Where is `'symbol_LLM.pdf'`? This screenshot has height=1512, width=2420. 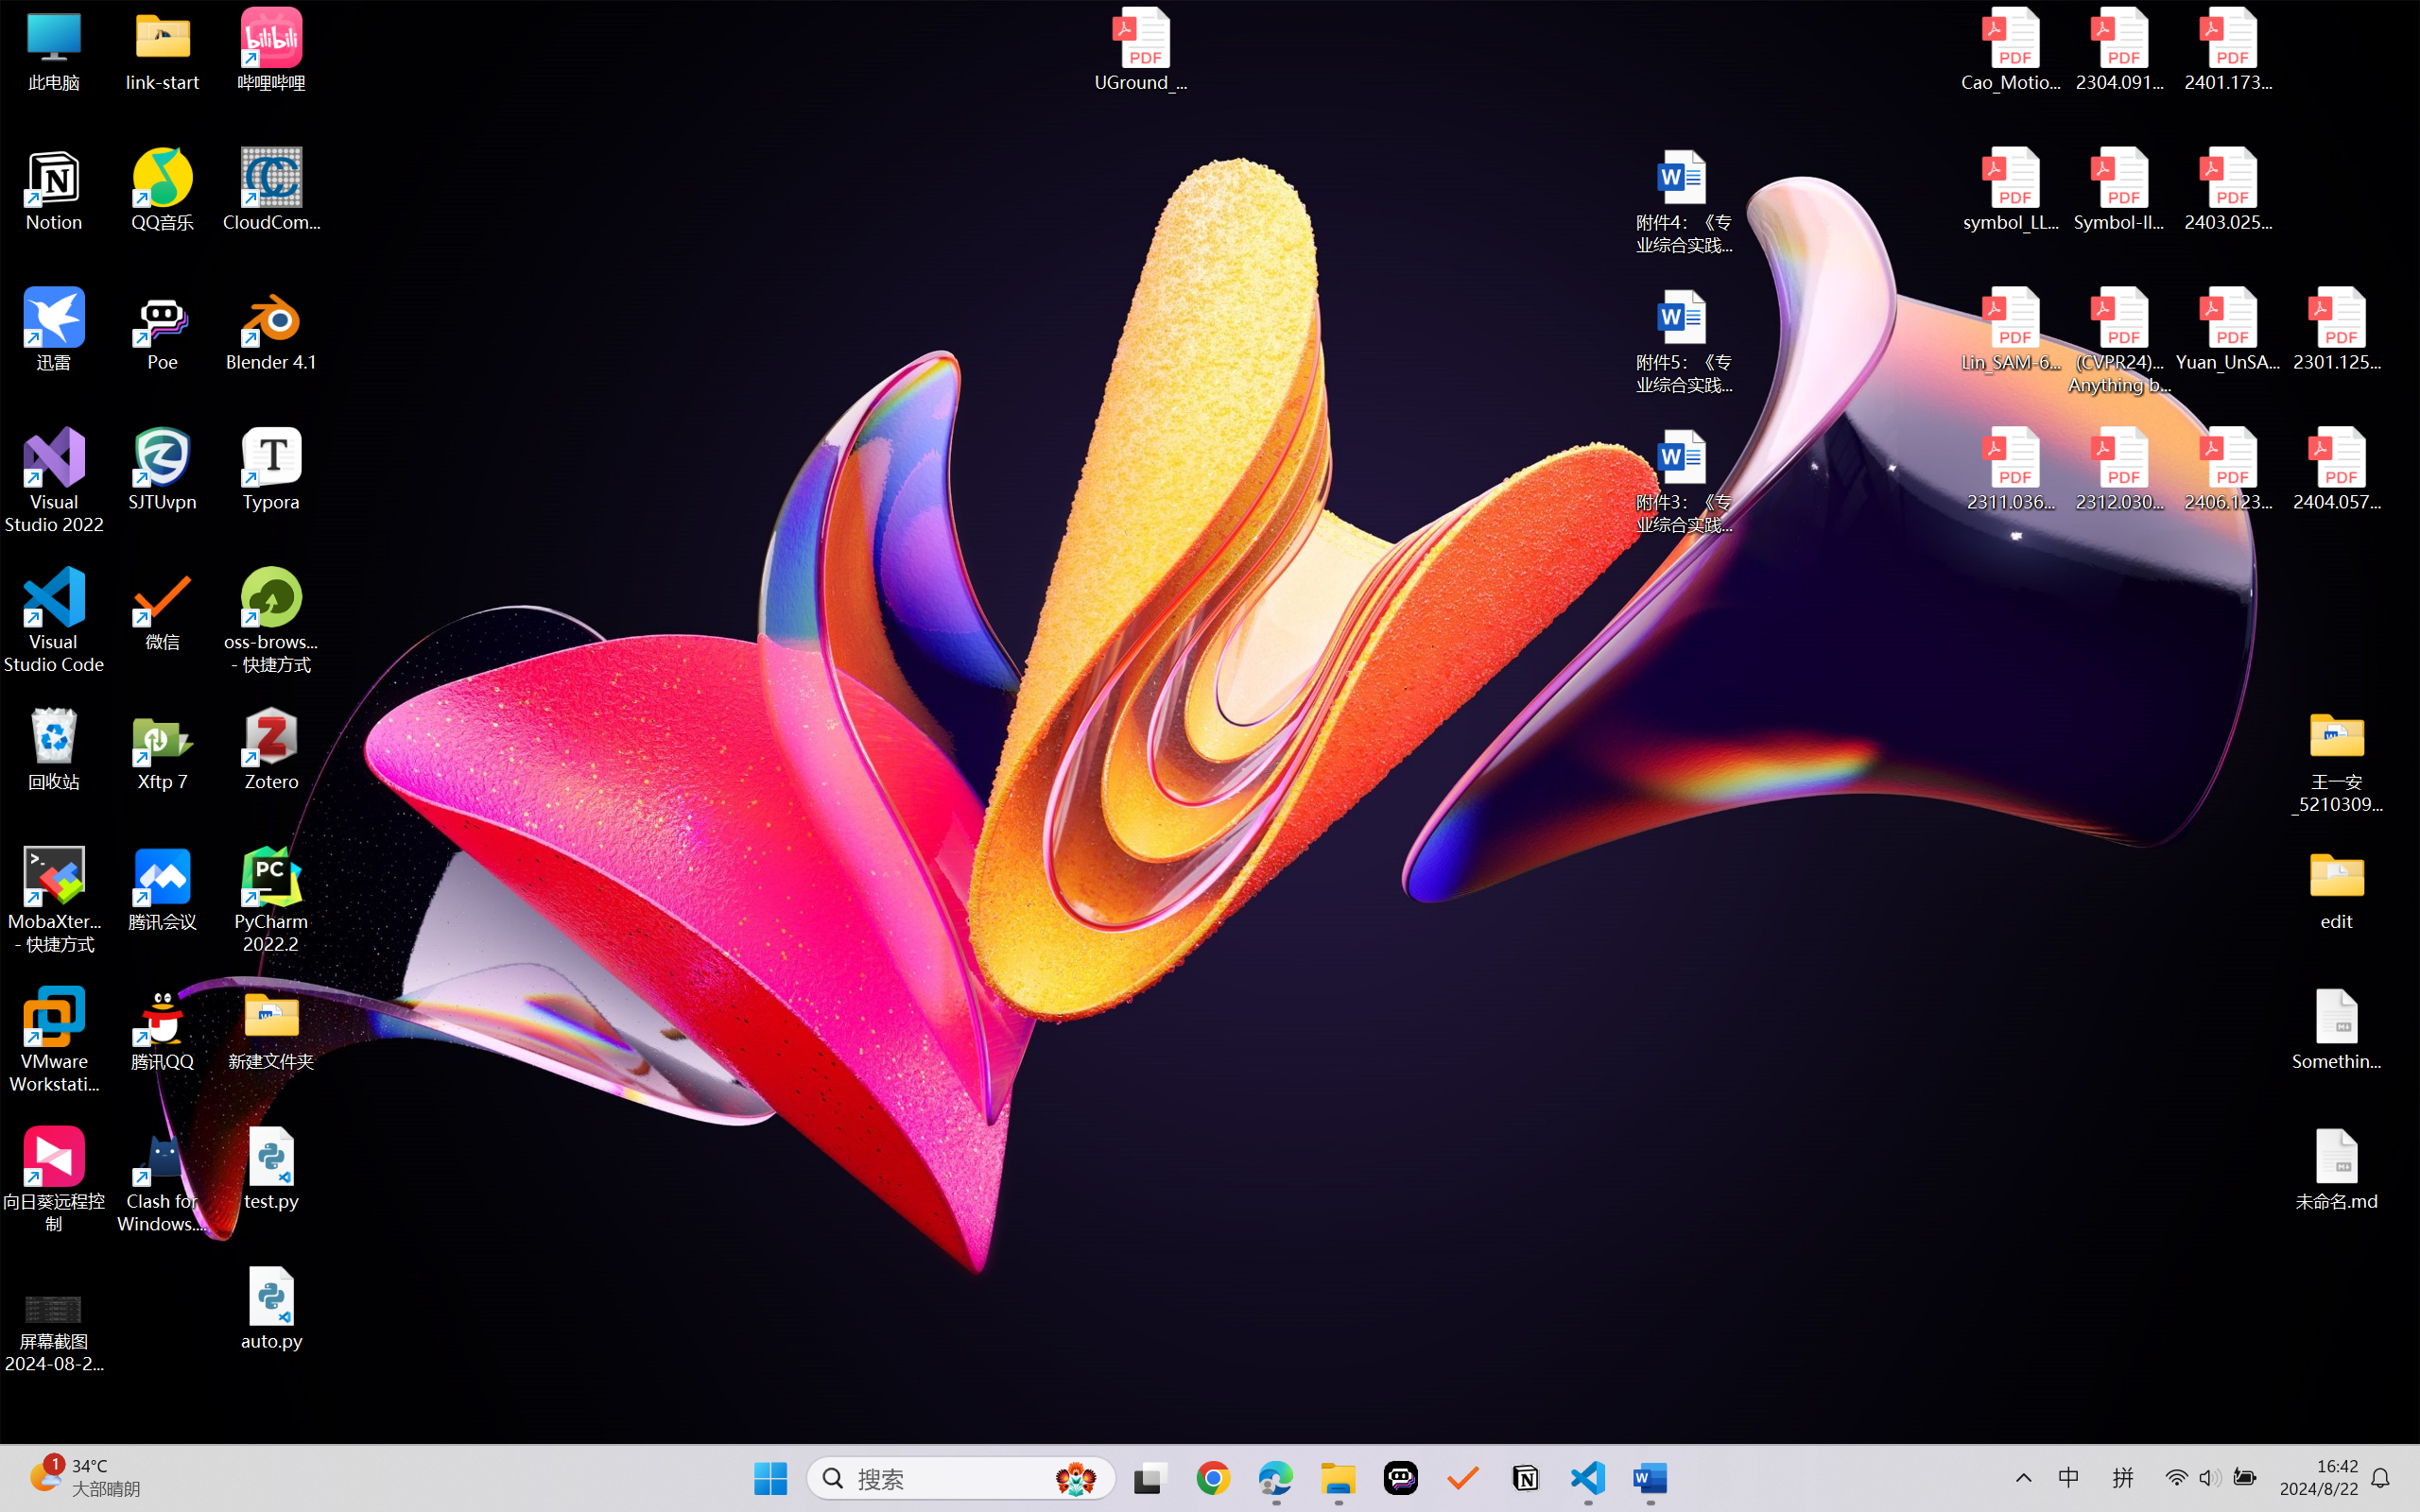 'symbol_LLM.pdf' is located at coordinates (2011, 190).